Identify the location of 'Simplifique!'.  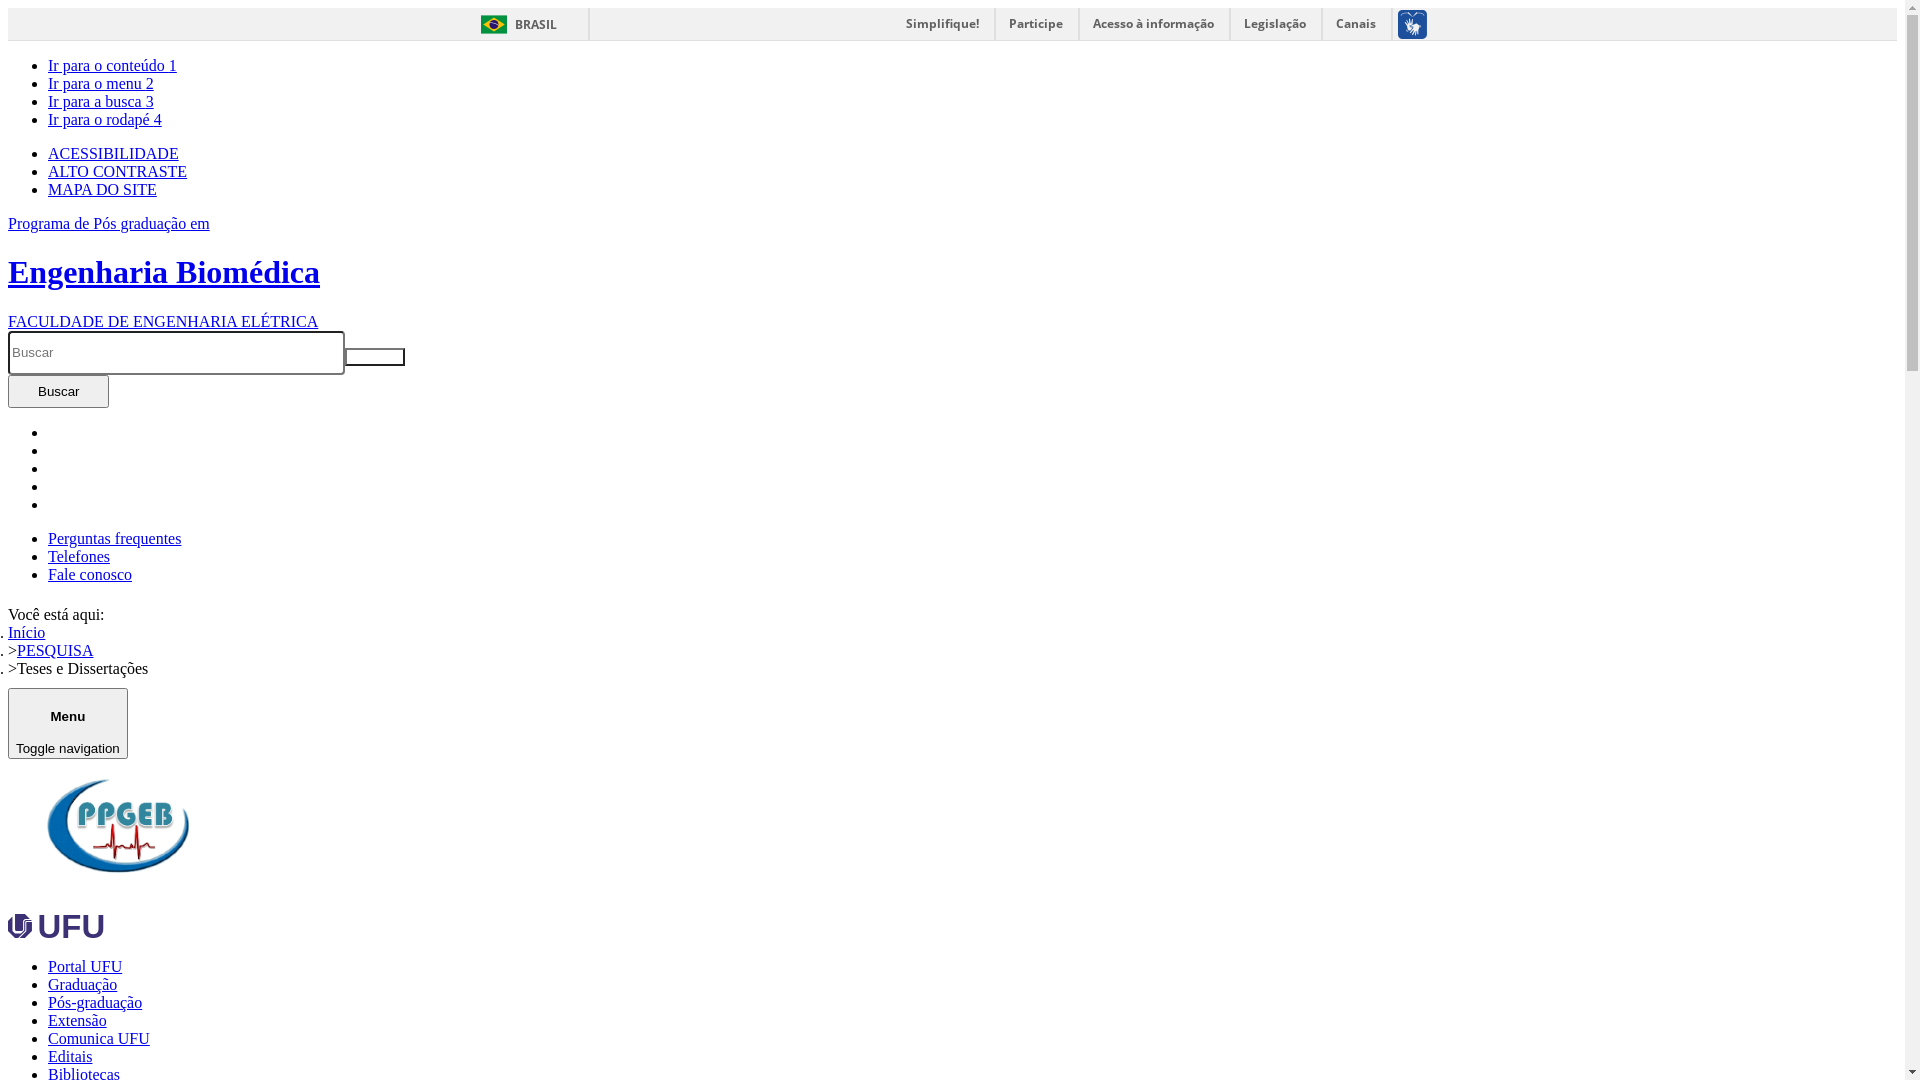
(941, 23).